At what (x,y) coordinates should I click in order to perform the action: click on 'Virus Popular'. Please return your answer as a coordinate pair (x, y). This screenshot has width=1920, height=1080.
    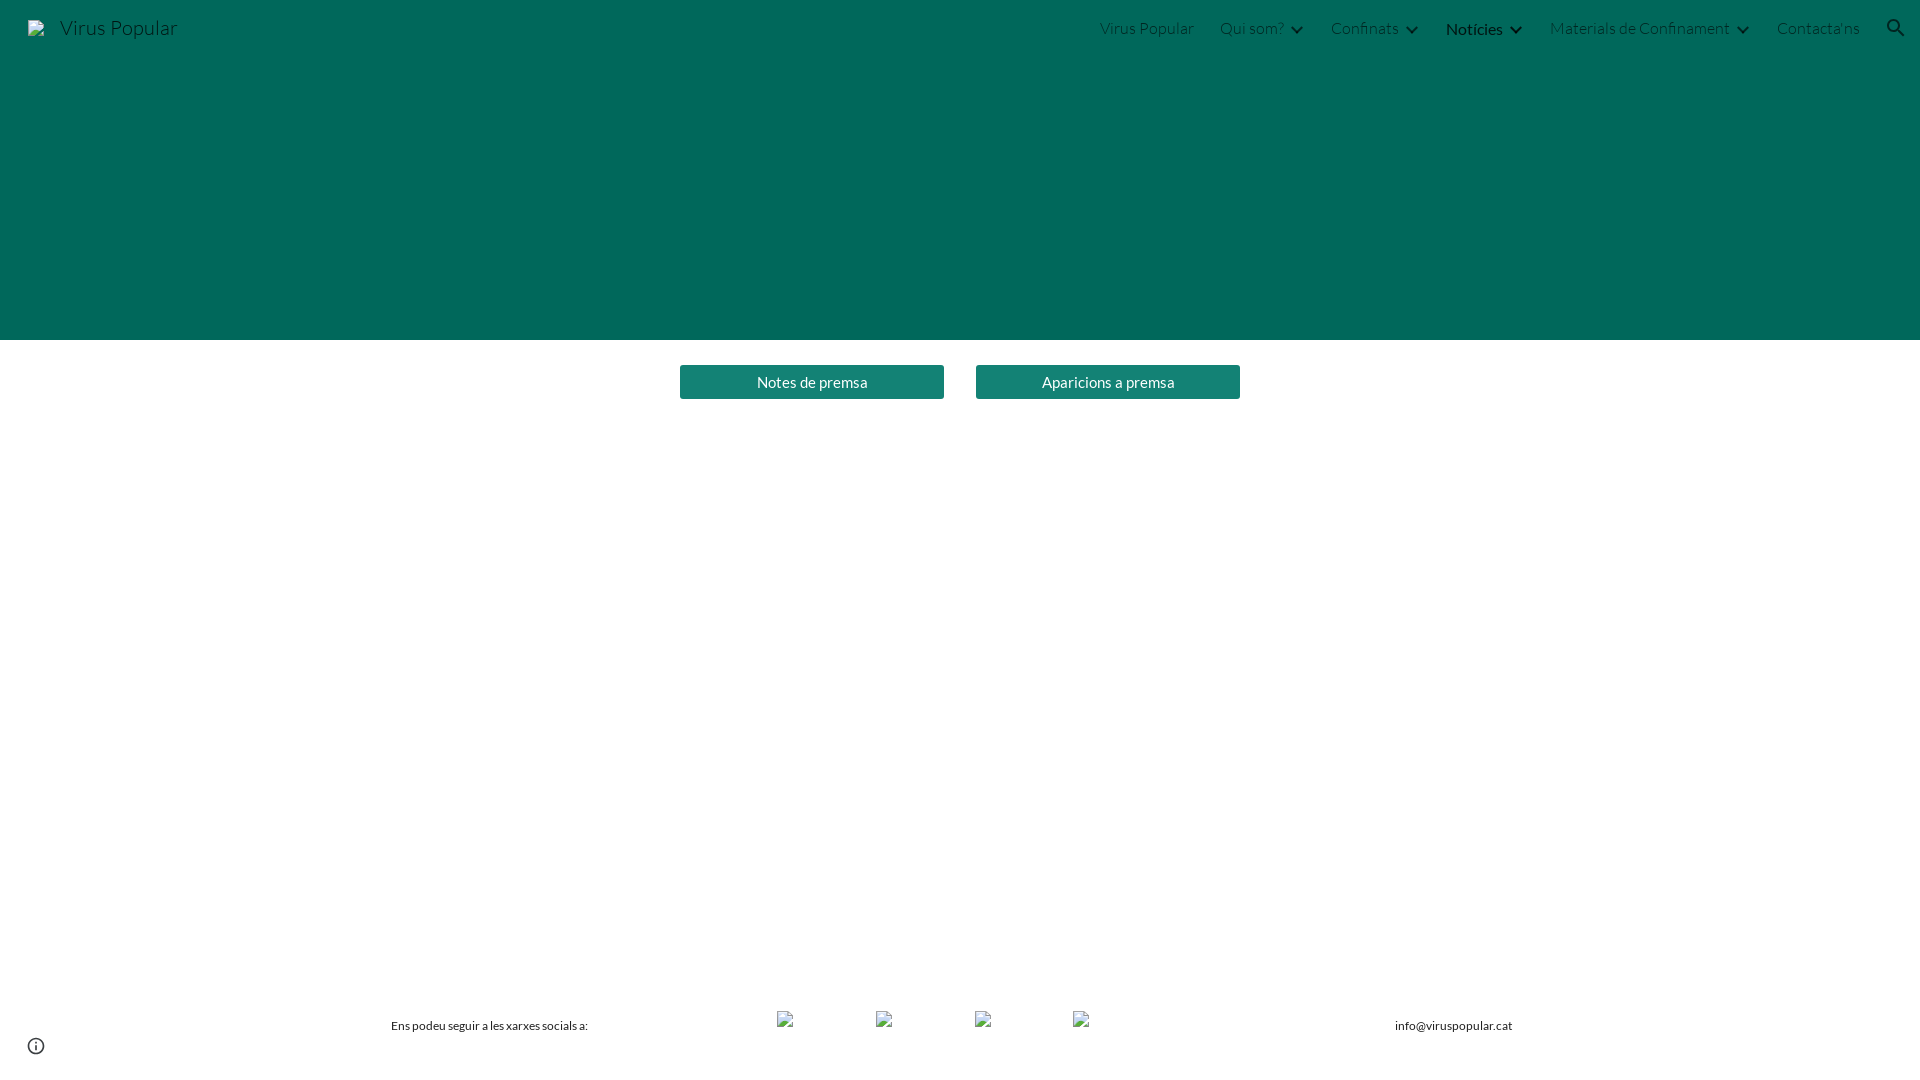
    Looking at the image, I should click on (1147, 27).